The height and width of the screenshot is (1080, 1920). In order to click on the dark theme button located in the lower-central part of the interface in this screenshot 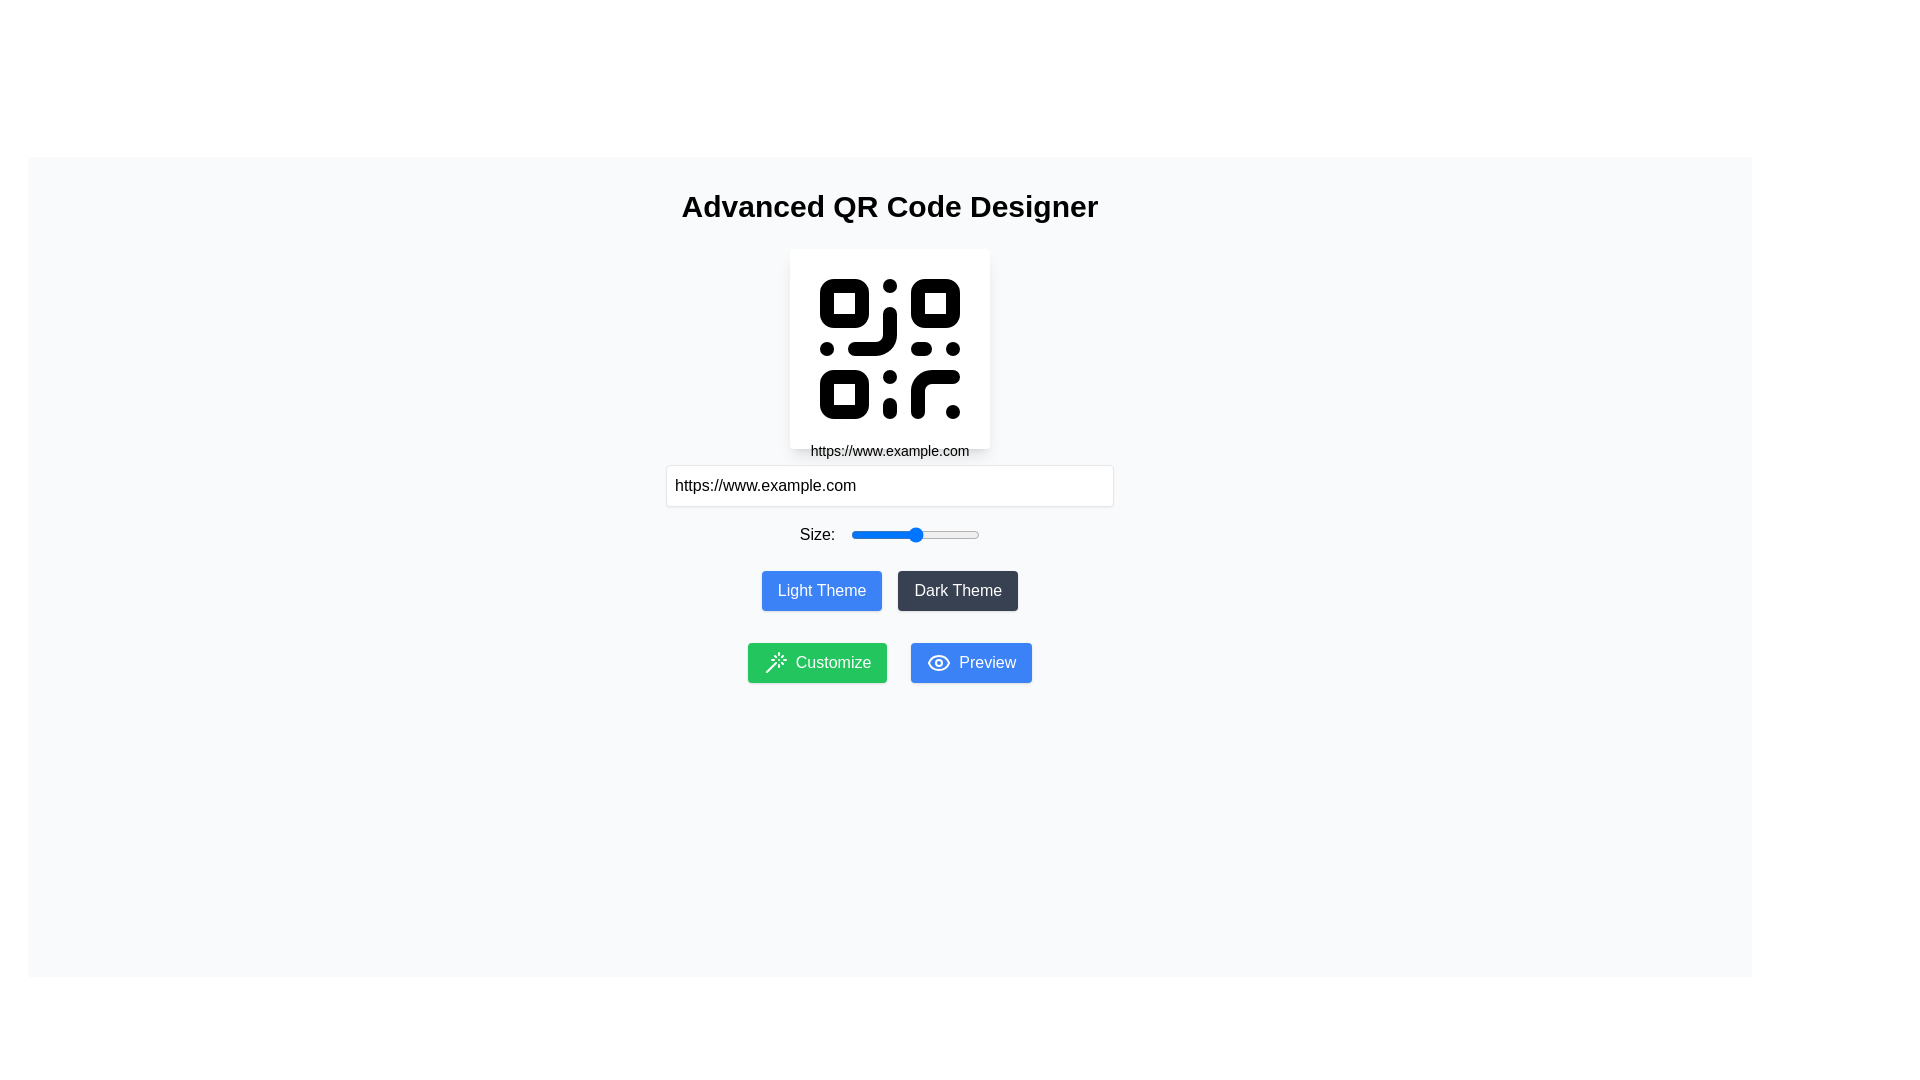, I will do `click(957, 589)`.